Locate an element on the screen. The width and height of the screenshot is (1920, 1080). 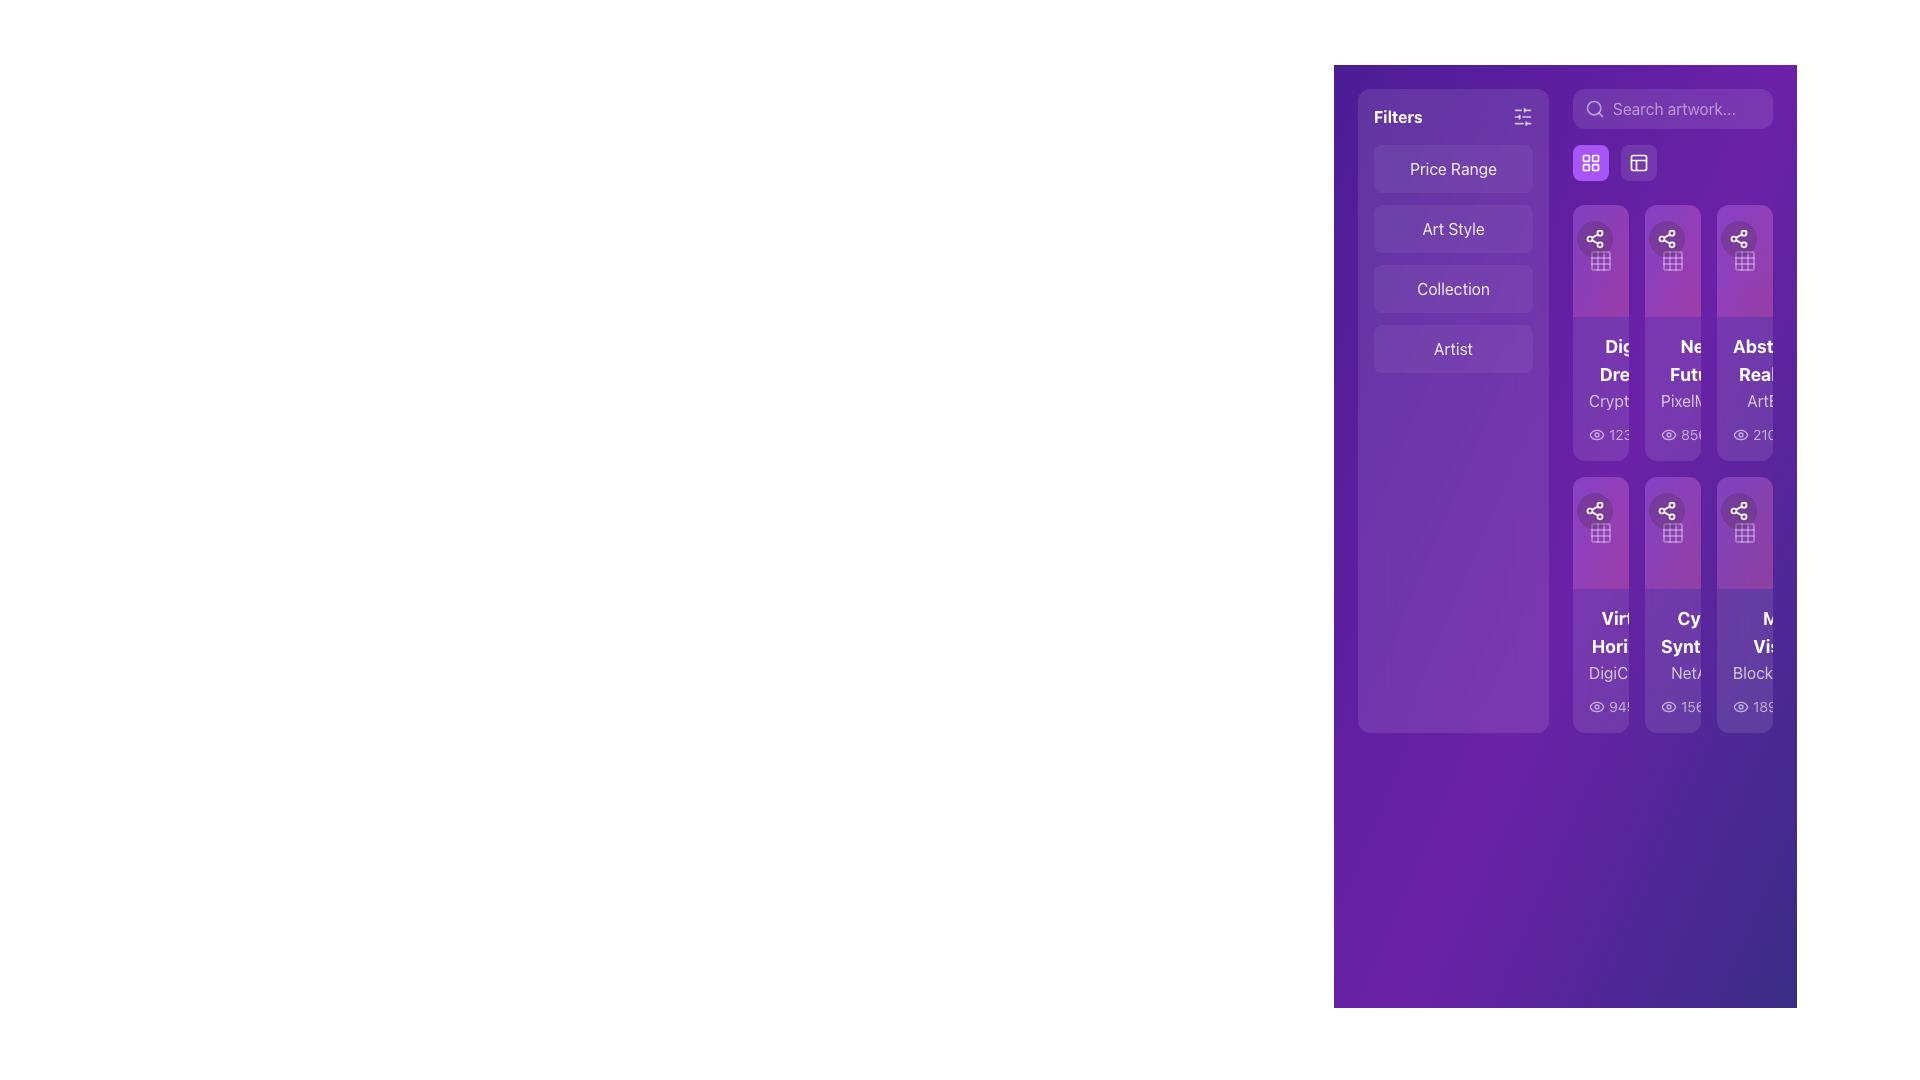
displayed value from the informational Text label located in the bottom-right corner of the interface, adjacent to an eye icon on the rightmost card is located at coordinates (1769, 705).